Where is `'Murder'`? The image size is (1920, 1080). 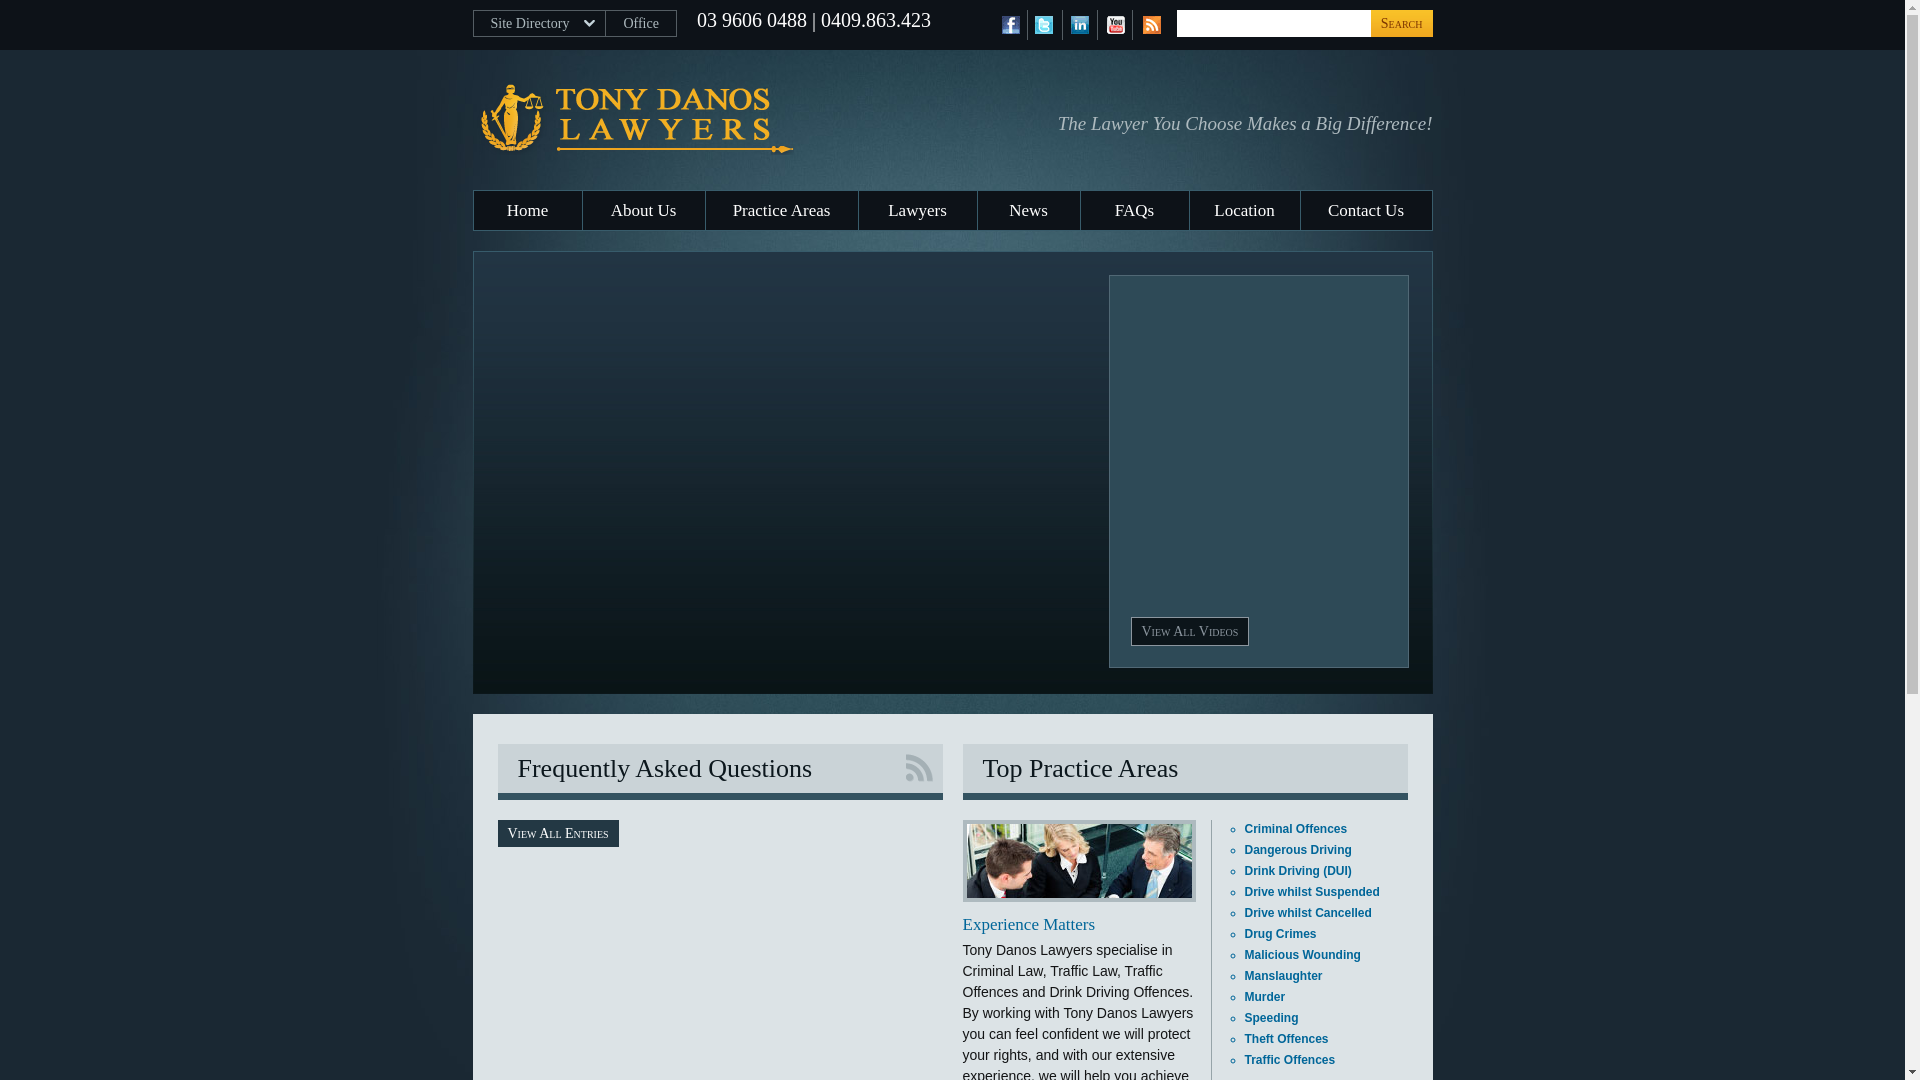 'Murder' is located at coordinates (1263, 996).